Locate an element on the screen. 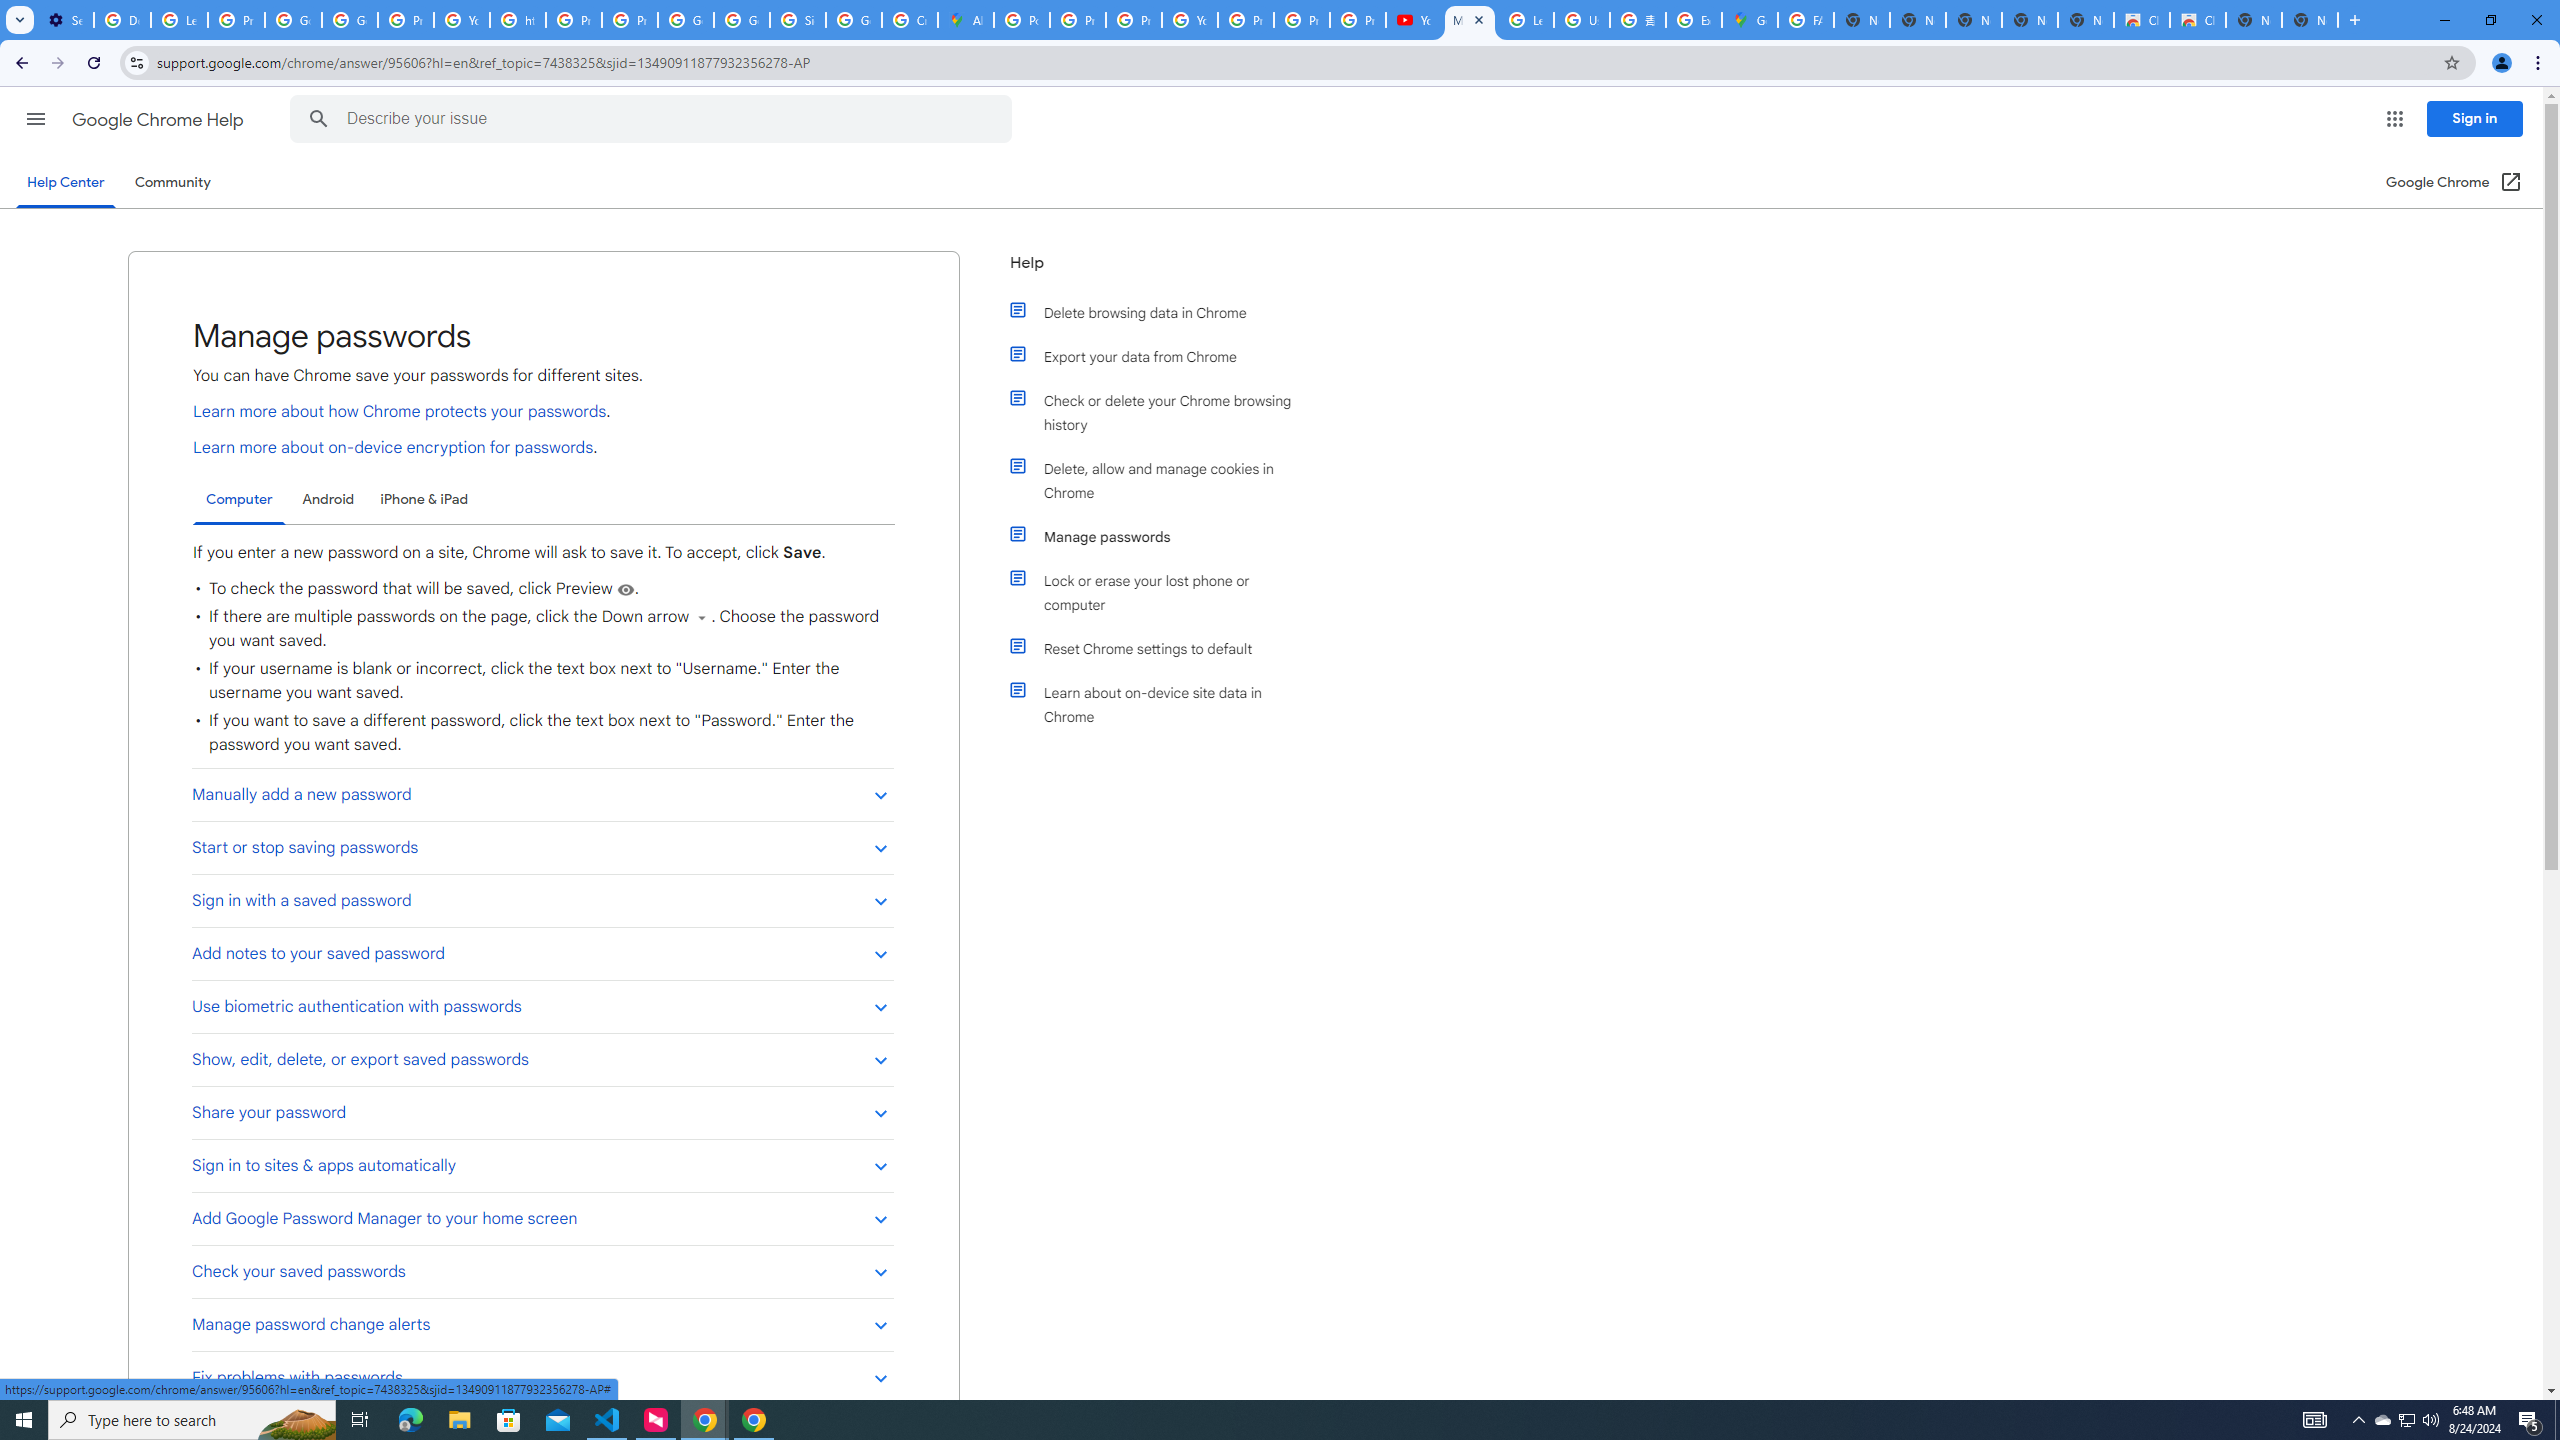 Image resolution: width=2560 pixels, height=1440 pixels. 'Use biometric authentication with passwords' is located at coordinates (542, 1006).